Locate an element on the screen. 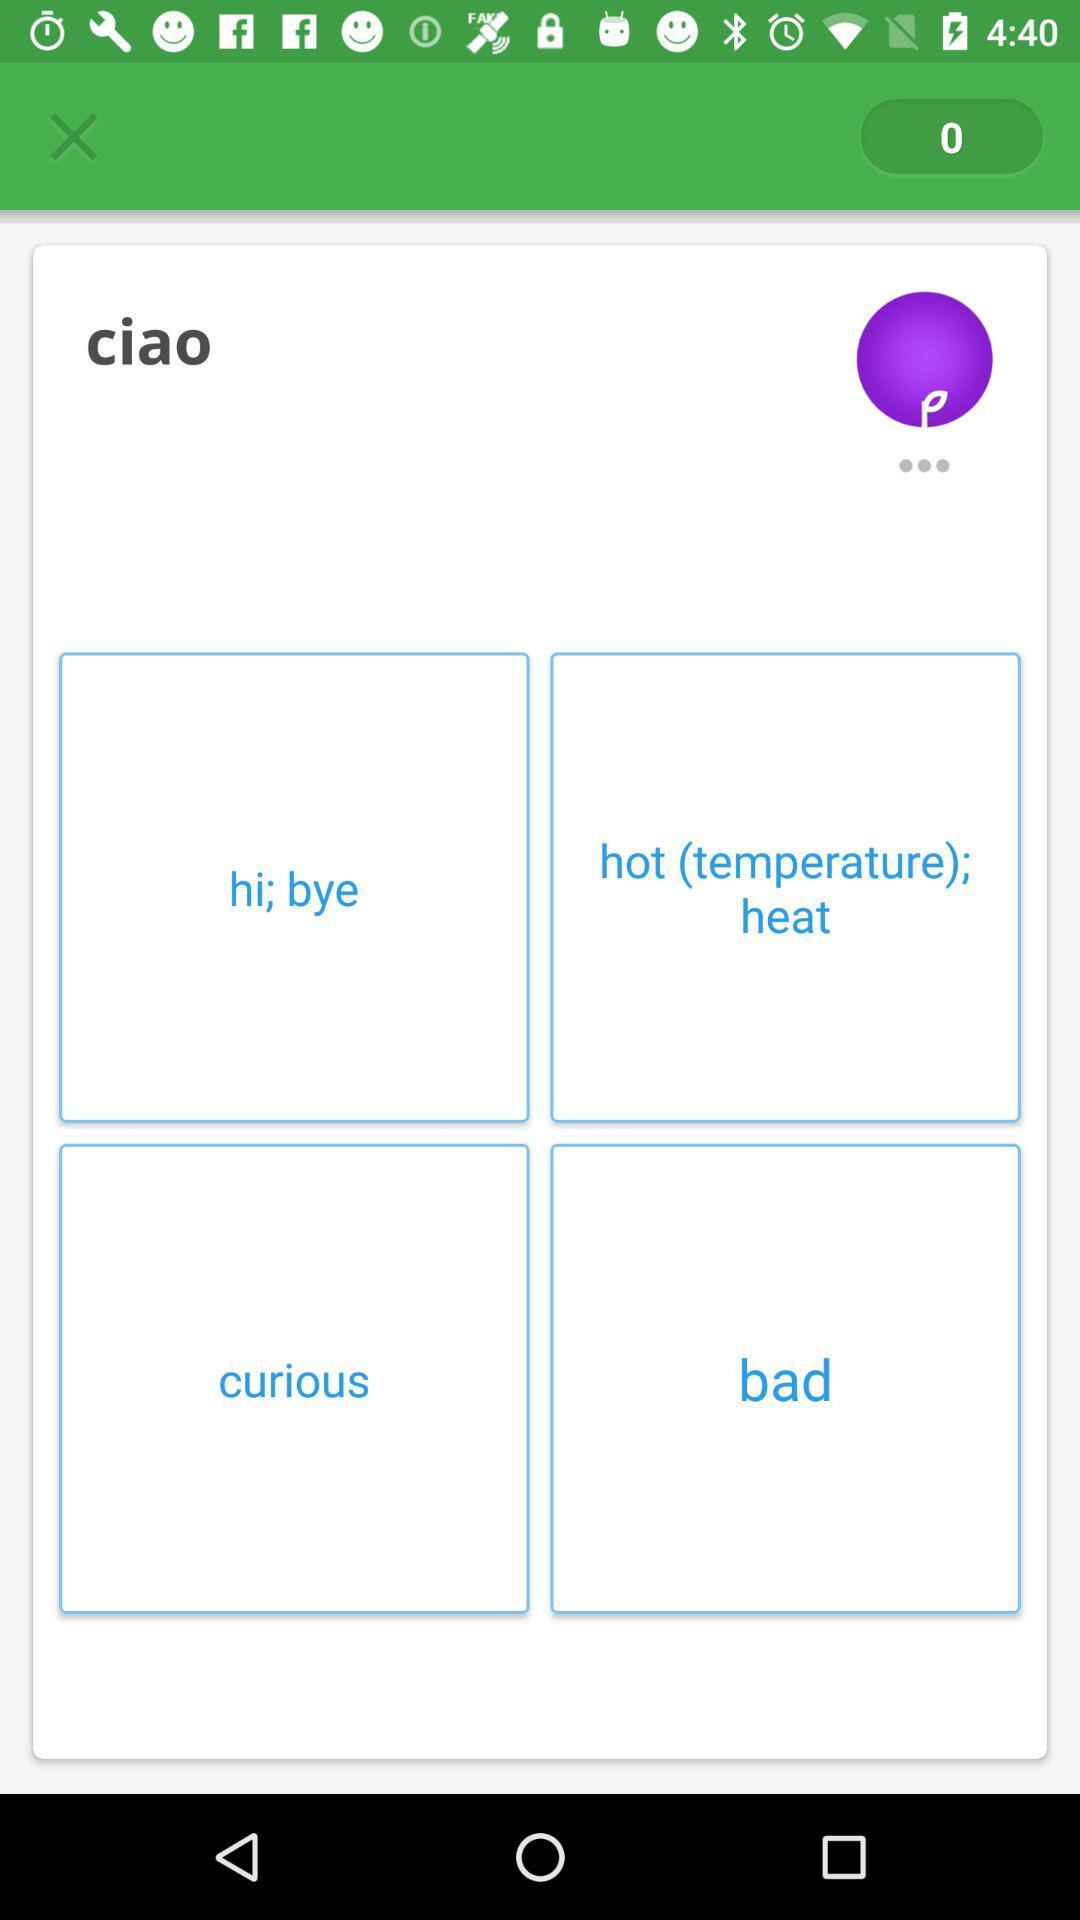 Image resolution: width=1080 pixels, height=1920 pixels. hi; bye item is located at coordinates (294, 886).